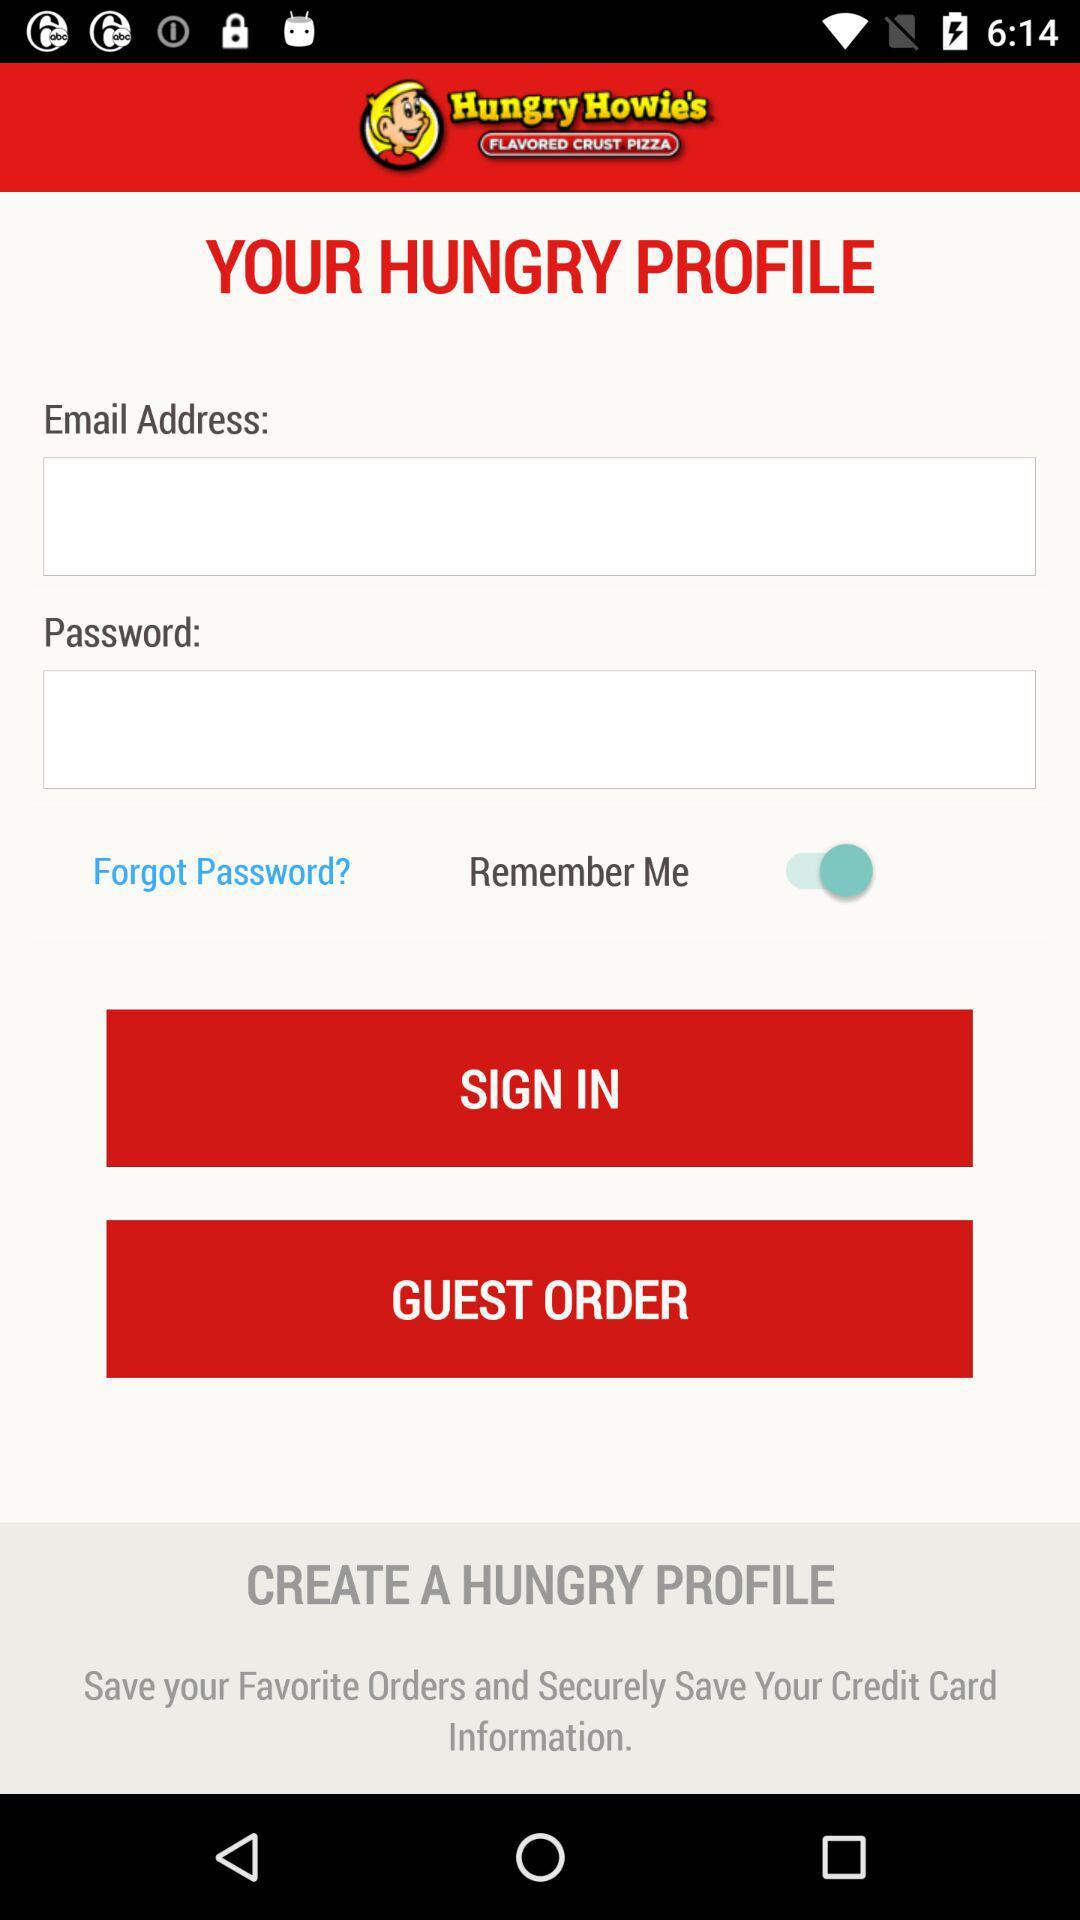  I want to click on the icon on the left, so click(222, 870).